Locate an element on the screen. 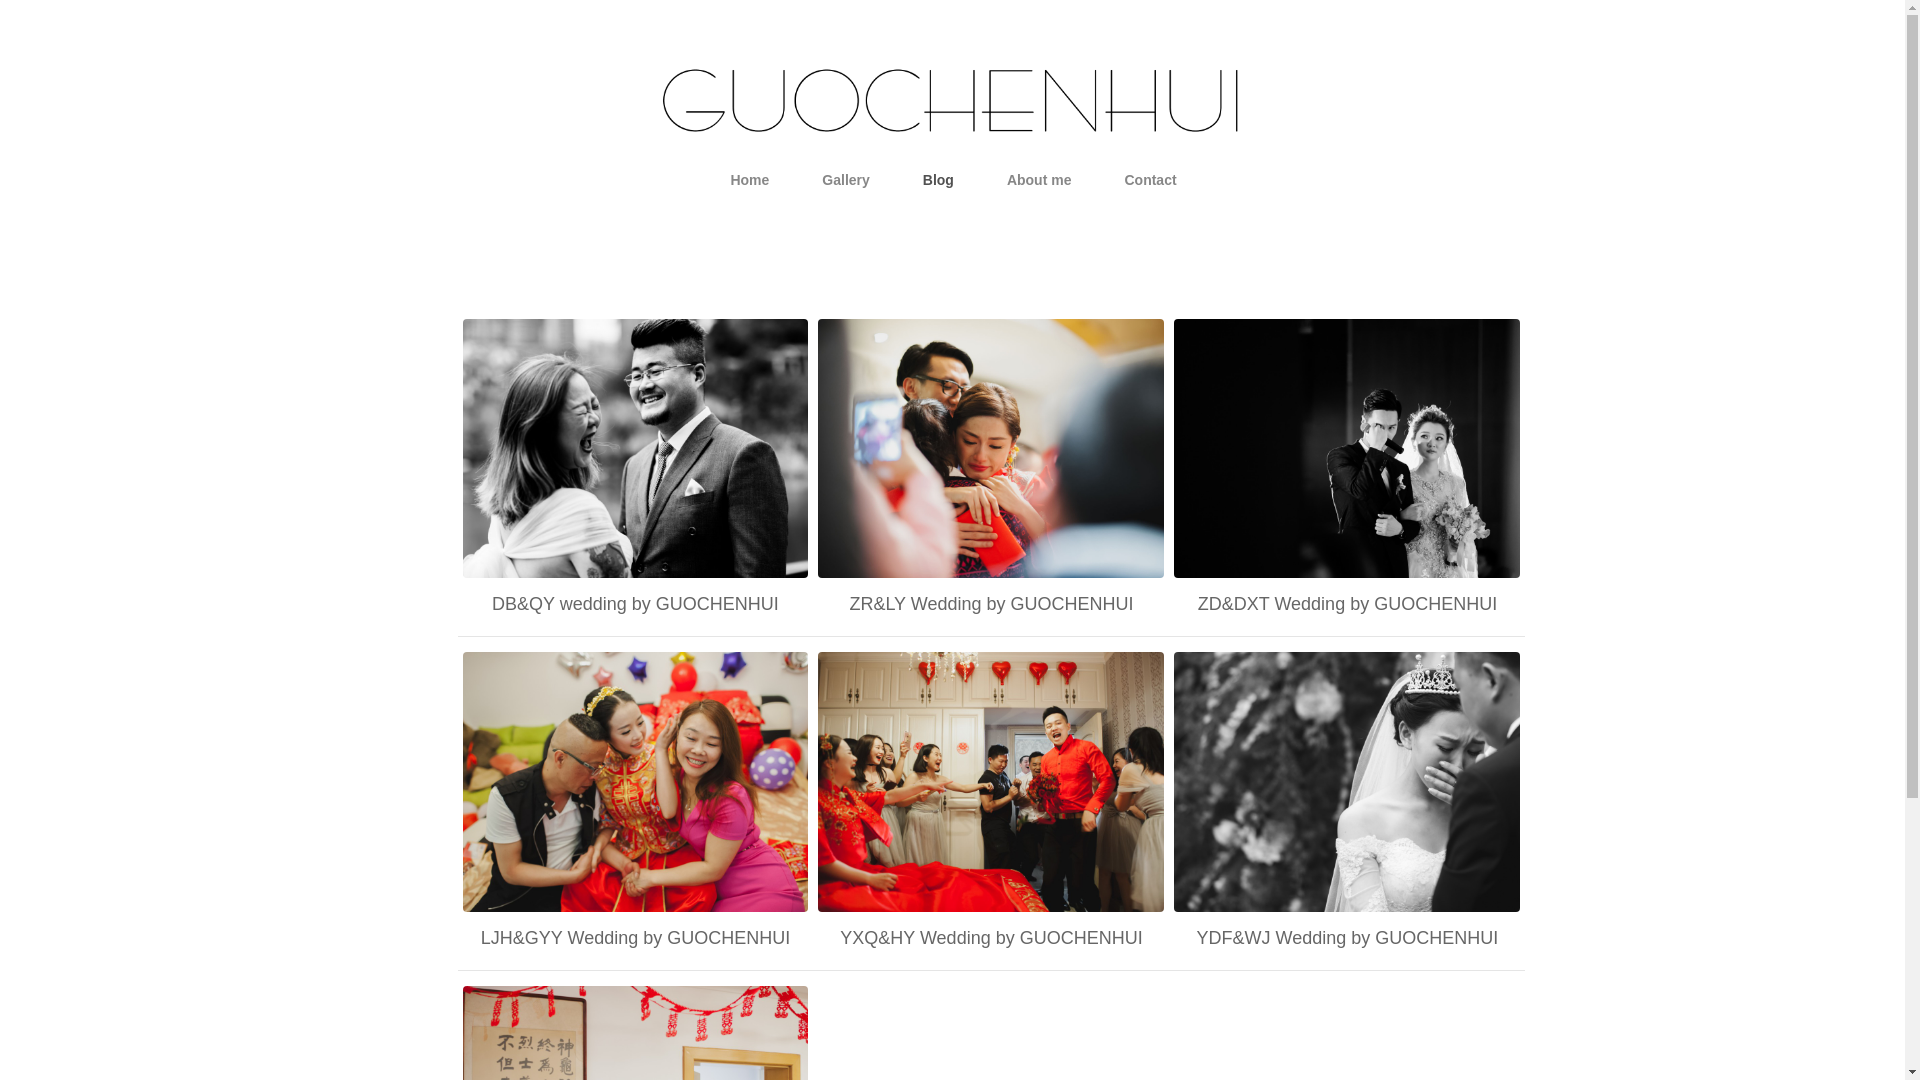  'Gallery' is located at coordinates (845, 180).